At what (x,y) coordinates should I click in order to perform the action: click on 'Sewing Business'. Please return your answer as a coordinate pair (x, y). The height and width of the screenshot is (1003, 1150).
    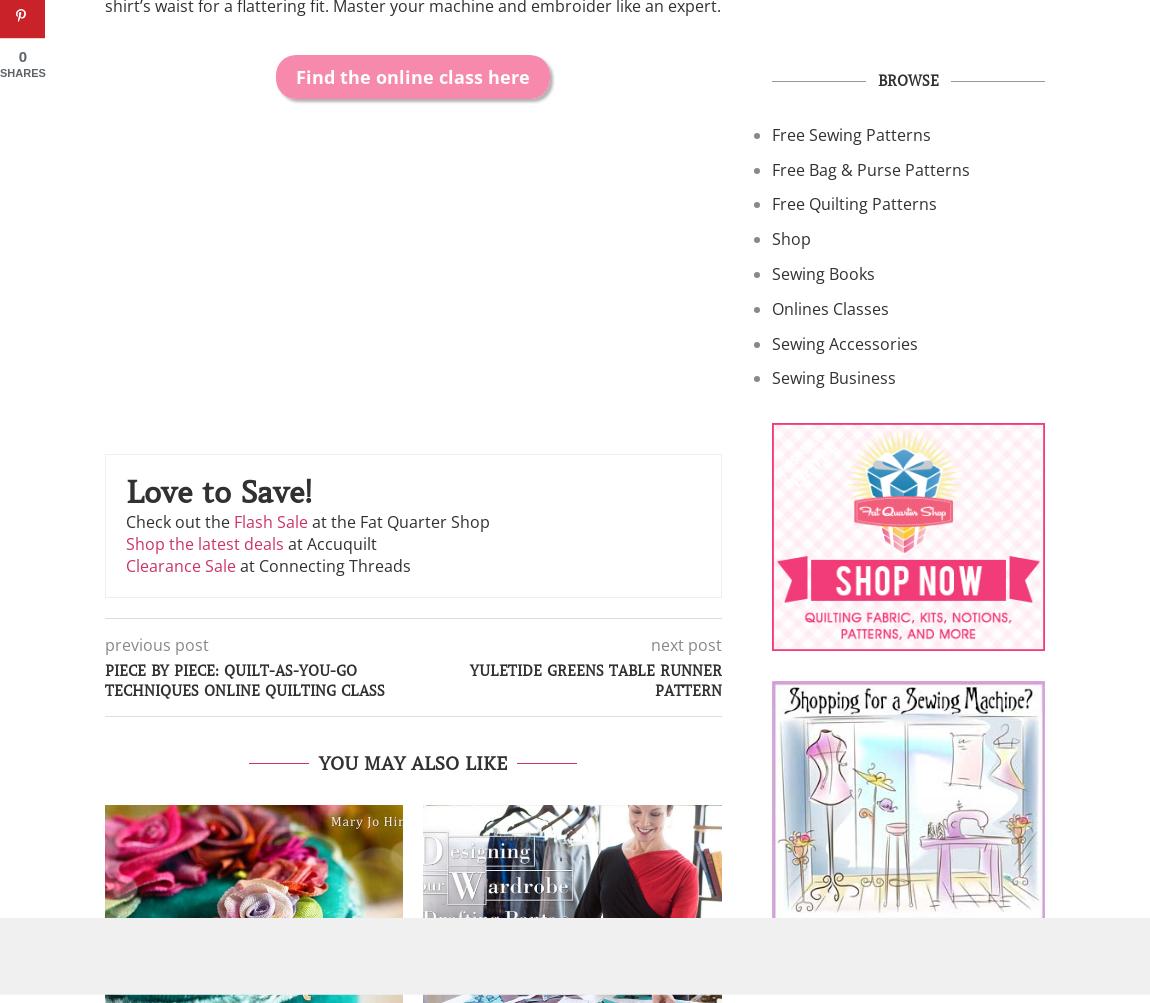
    Looking at the image, I should click on (831, 377).